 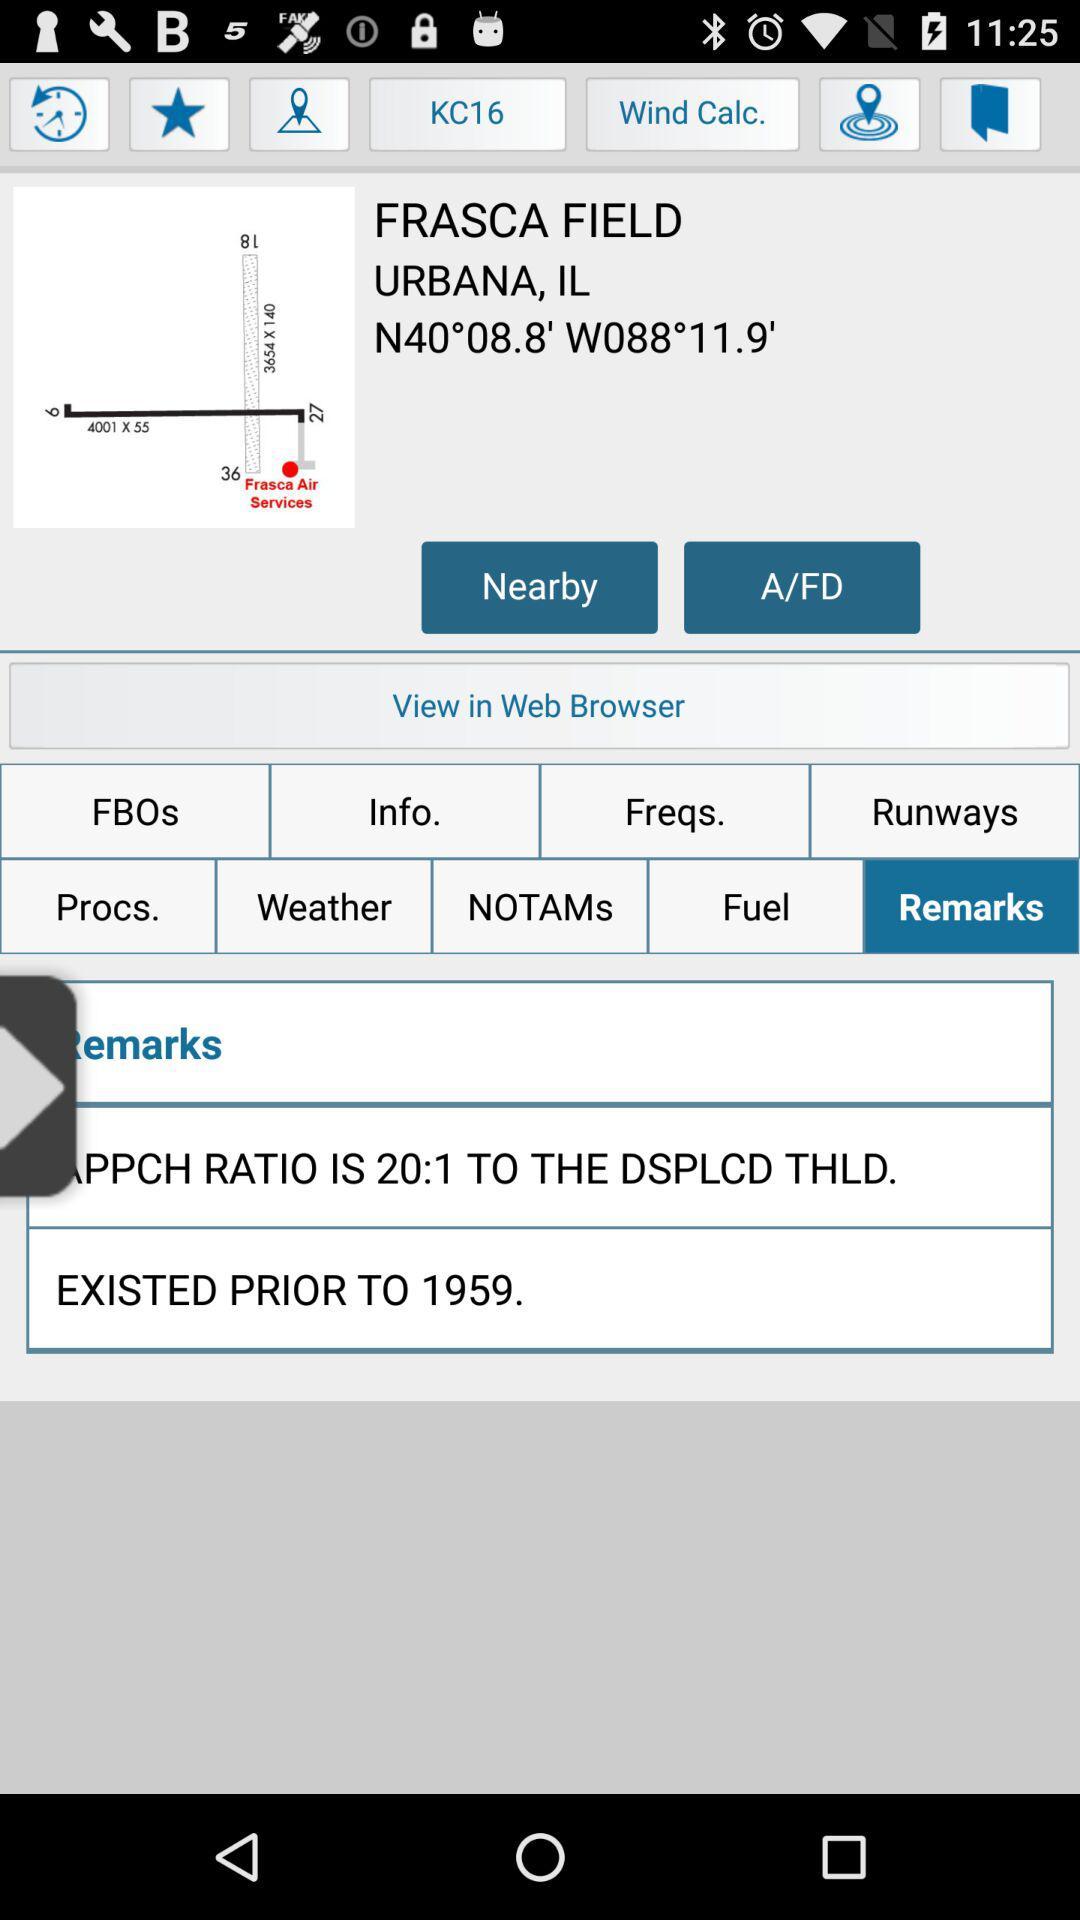 What do you see at coordinates (59, 118) in the screenshot?
I see `change time` at bounding box center [59, 118].